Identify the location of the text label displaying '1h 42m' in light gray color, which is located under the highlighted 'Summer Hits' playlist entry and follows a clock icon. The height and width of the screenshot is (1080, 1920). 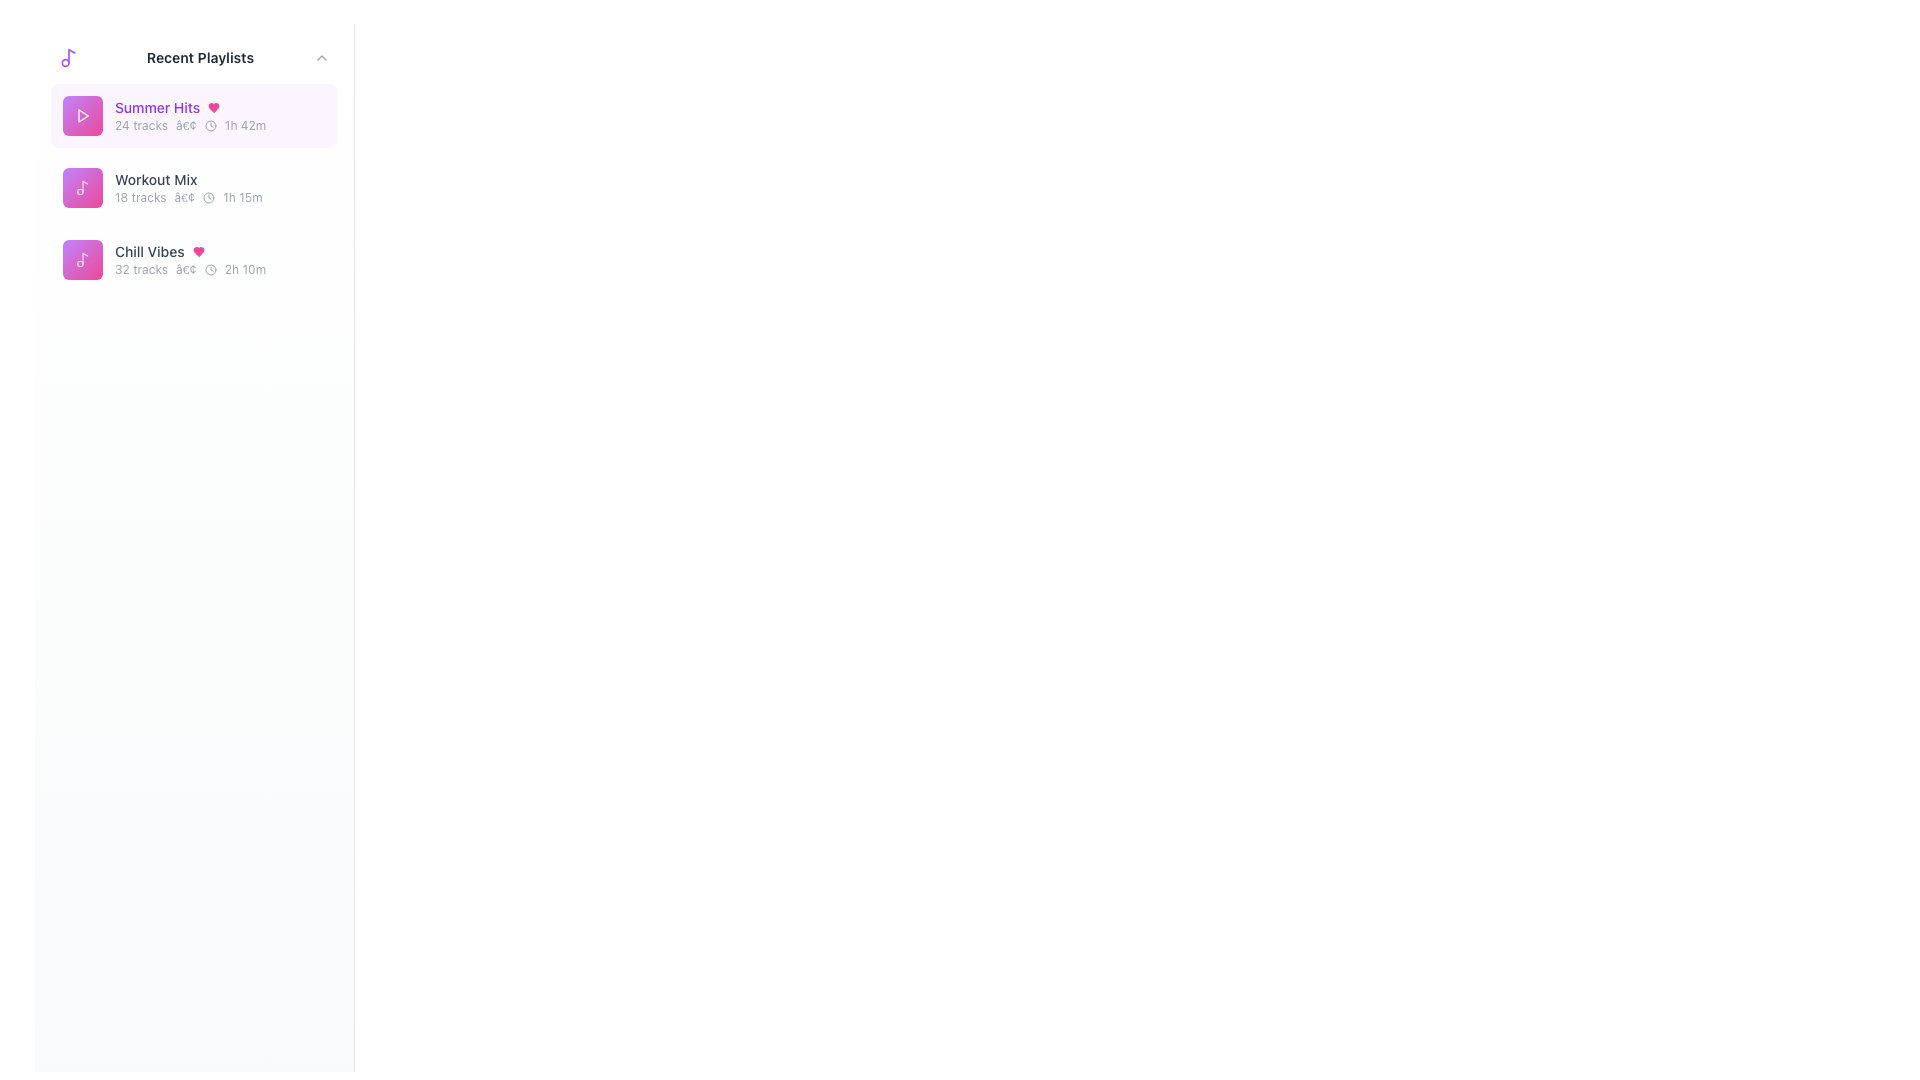
(244, 126).